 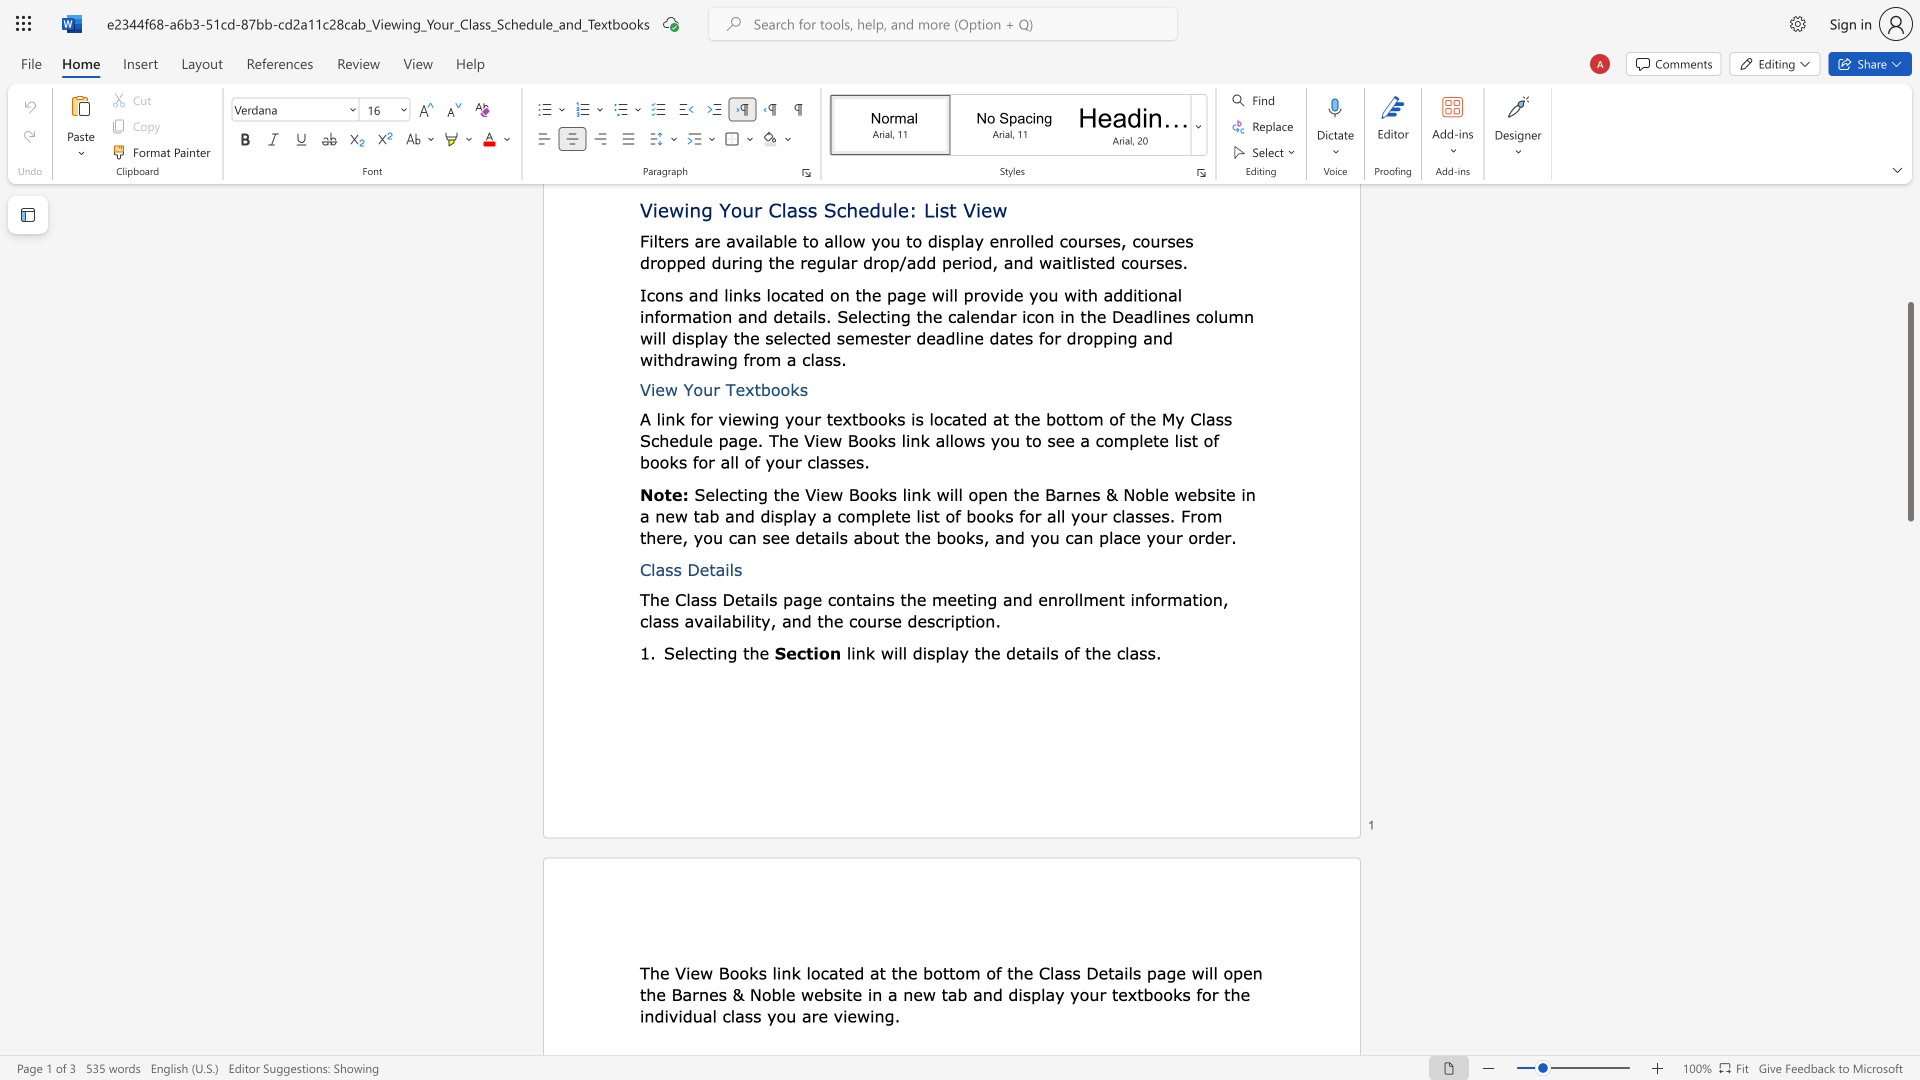 I want to click on the side scrollbar to bring the page up, so click(x=1909, y=270).